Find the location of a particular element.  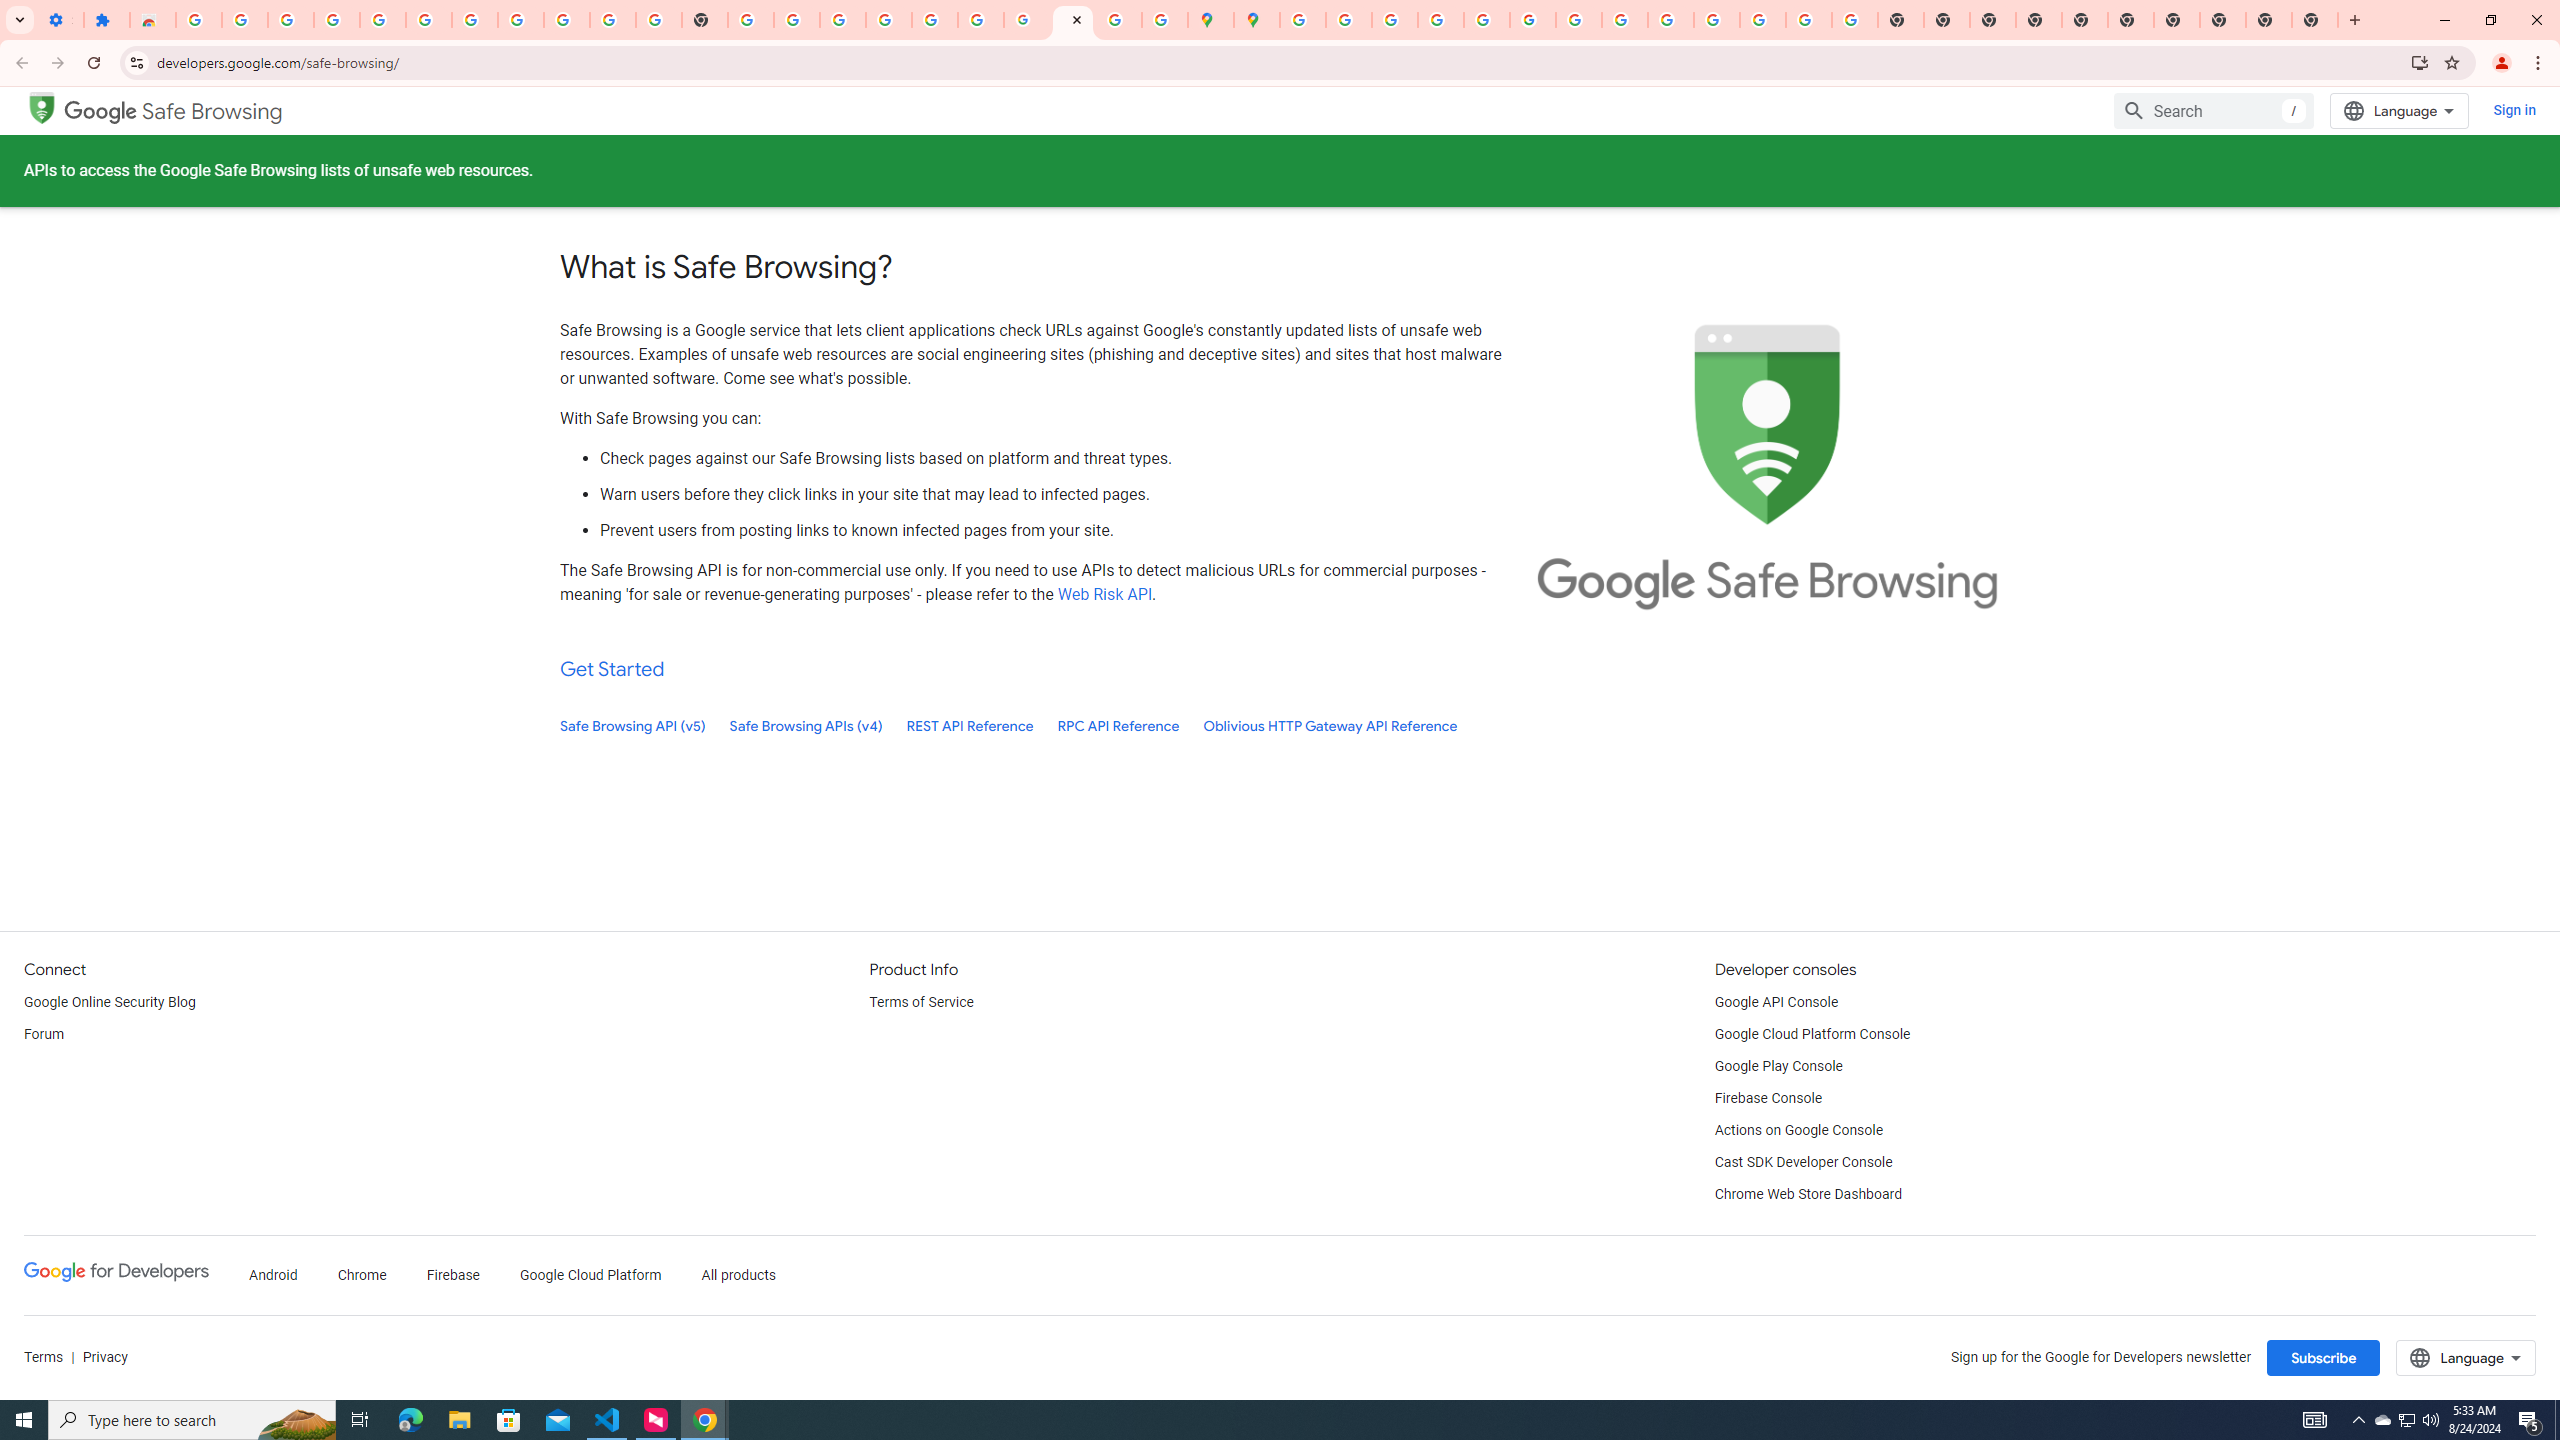

'Cast SDK Developer Console' is located at coordinates (1802, 1163).